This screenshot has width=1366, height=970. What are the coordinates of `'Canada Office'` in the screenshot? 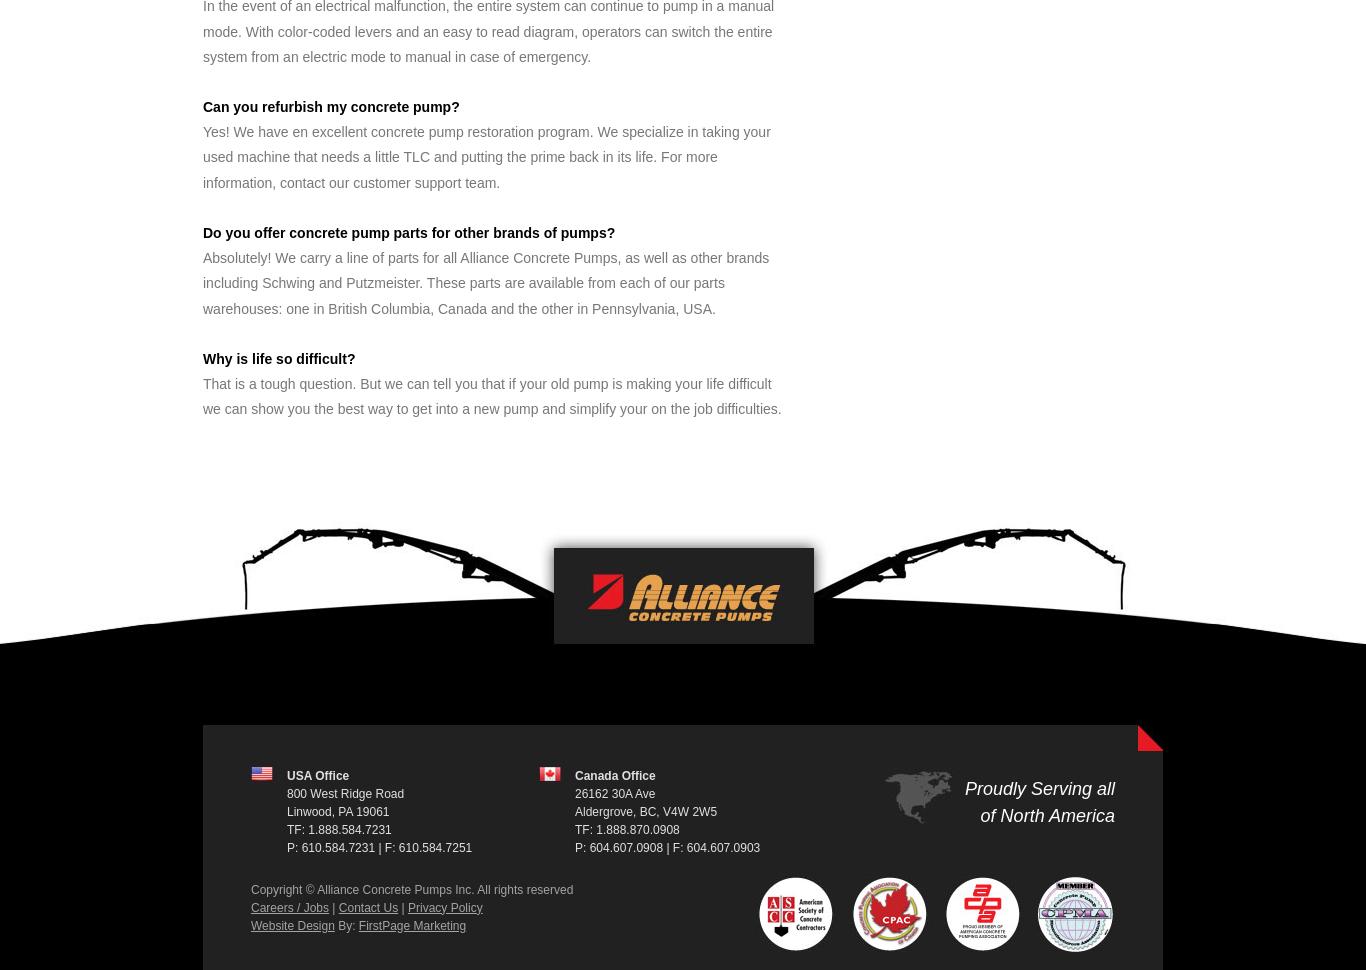 It's located at (613, 774).